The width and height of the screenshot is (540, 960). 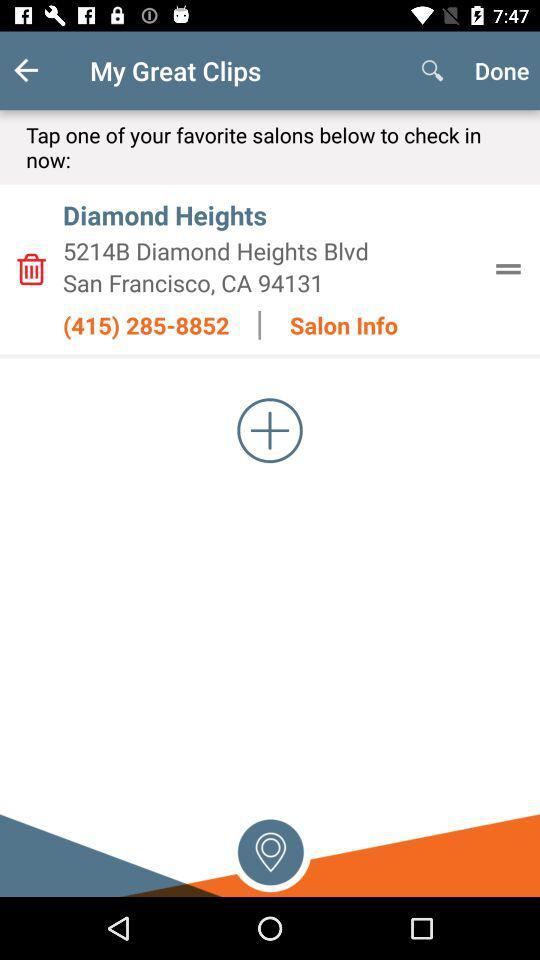 What do you see at coordinates (270, 849) in the screenshot?
I see `location` at bounding box center [270, 849].